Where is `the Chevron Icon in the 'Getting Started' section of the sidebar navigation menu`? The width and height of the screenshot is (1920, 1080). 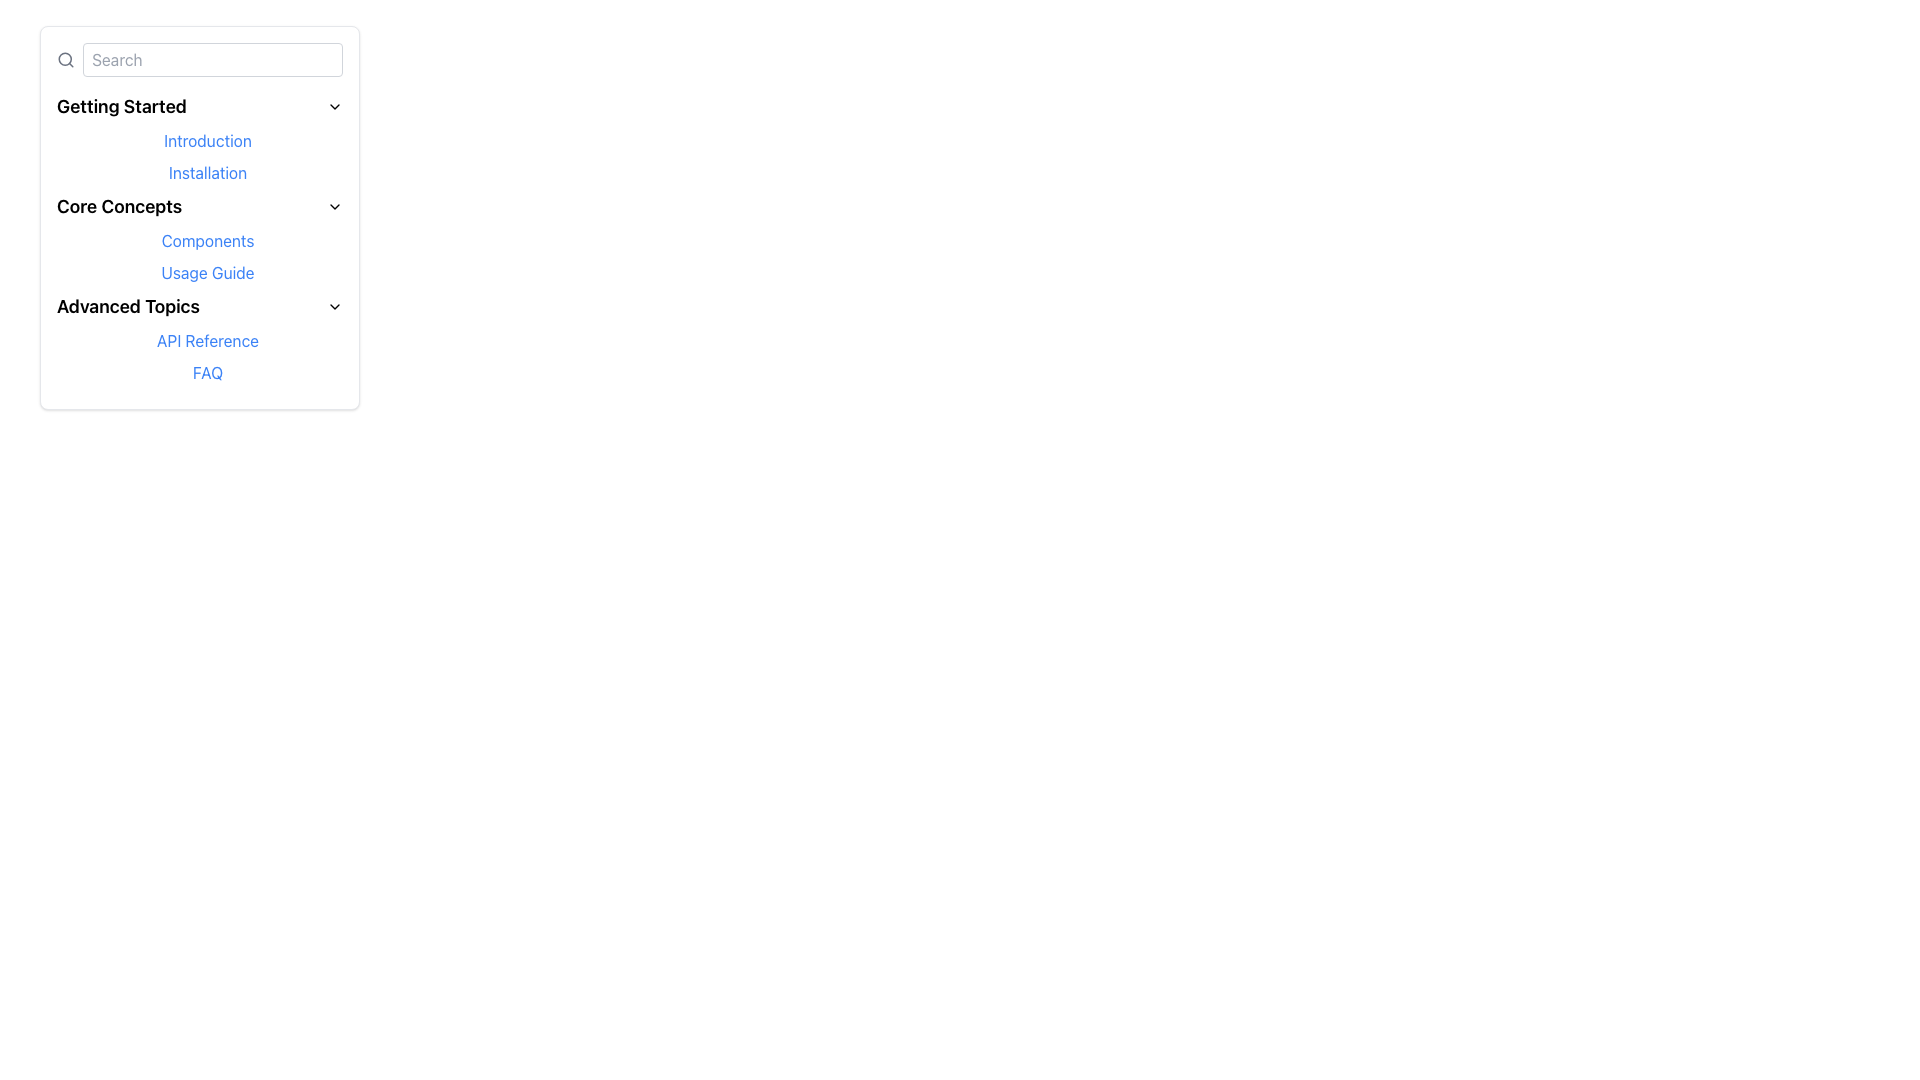 the Chevron Icon in the 'Getting Started' section of the sidebar navigation menu is located at coordinates (335, 107).